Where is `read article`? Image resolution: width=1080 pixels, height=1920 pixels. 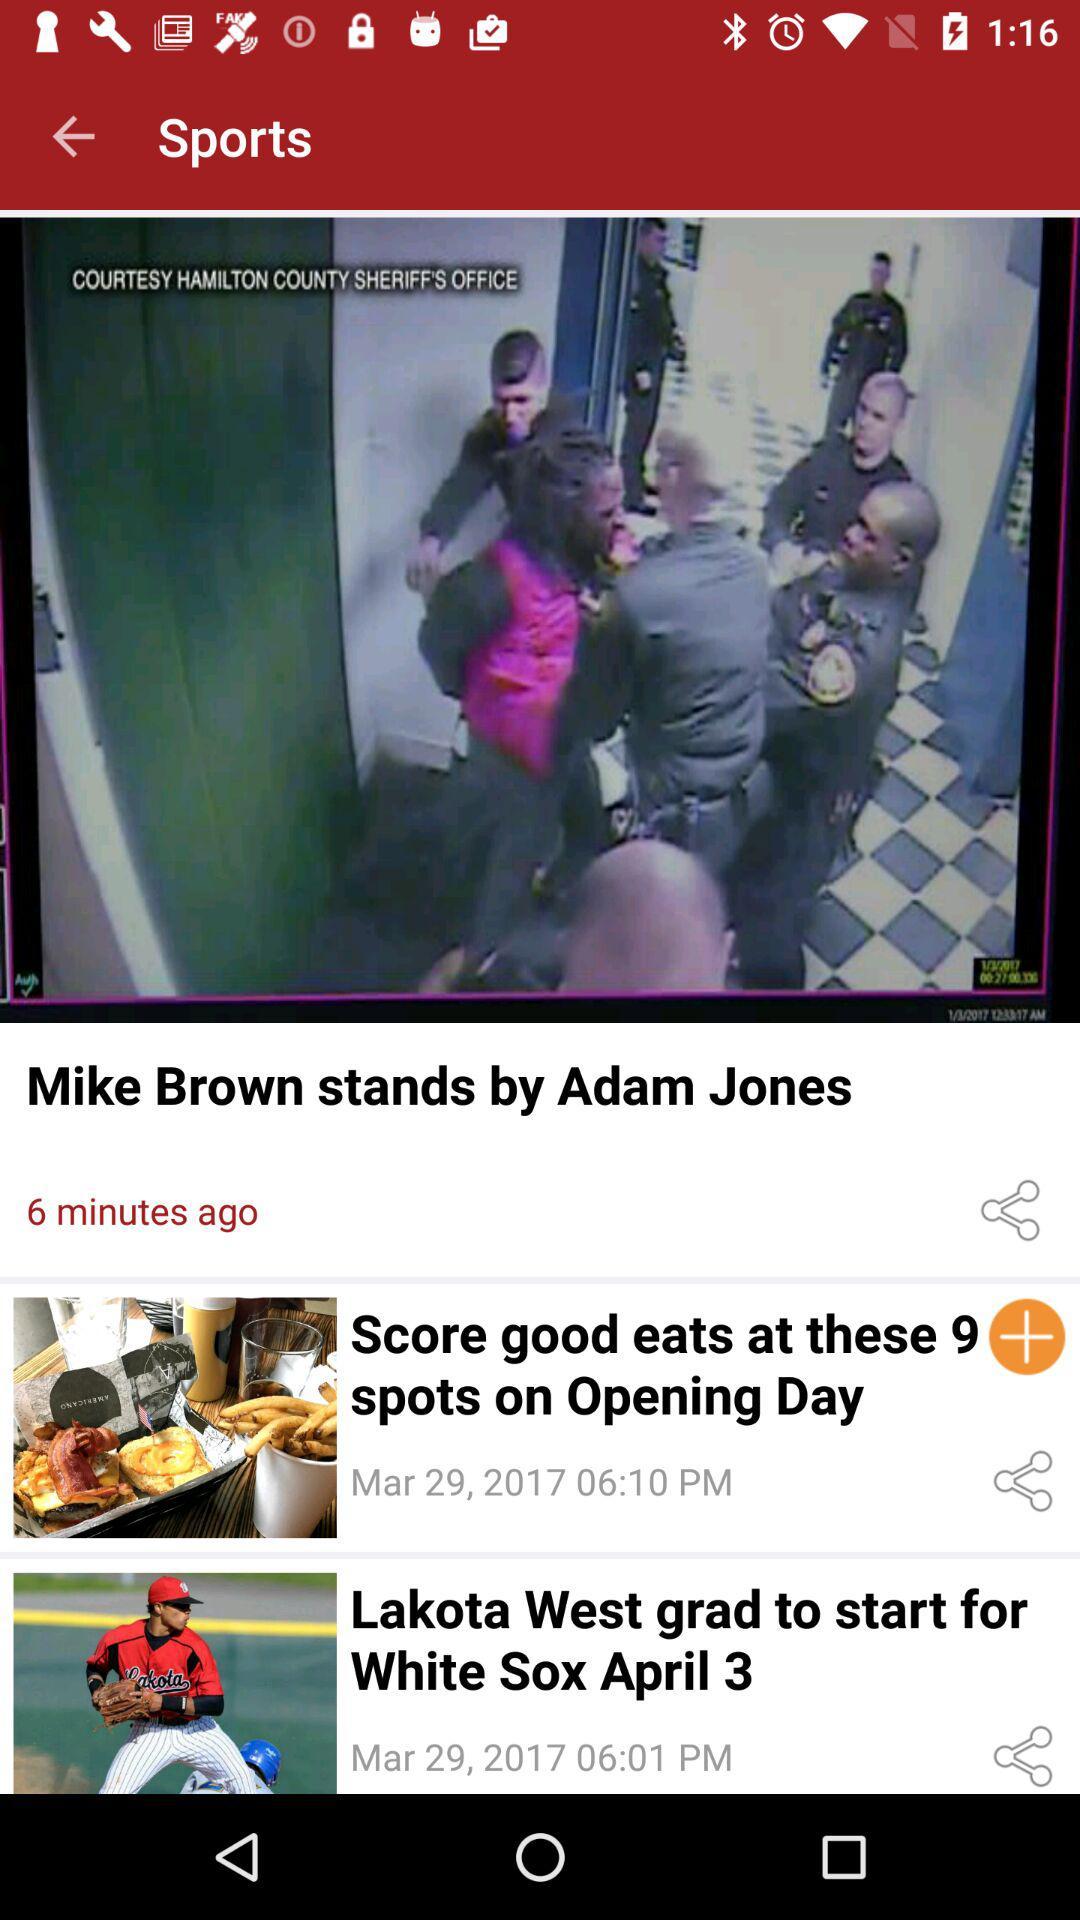 read article is located at coordinates (540, 619).